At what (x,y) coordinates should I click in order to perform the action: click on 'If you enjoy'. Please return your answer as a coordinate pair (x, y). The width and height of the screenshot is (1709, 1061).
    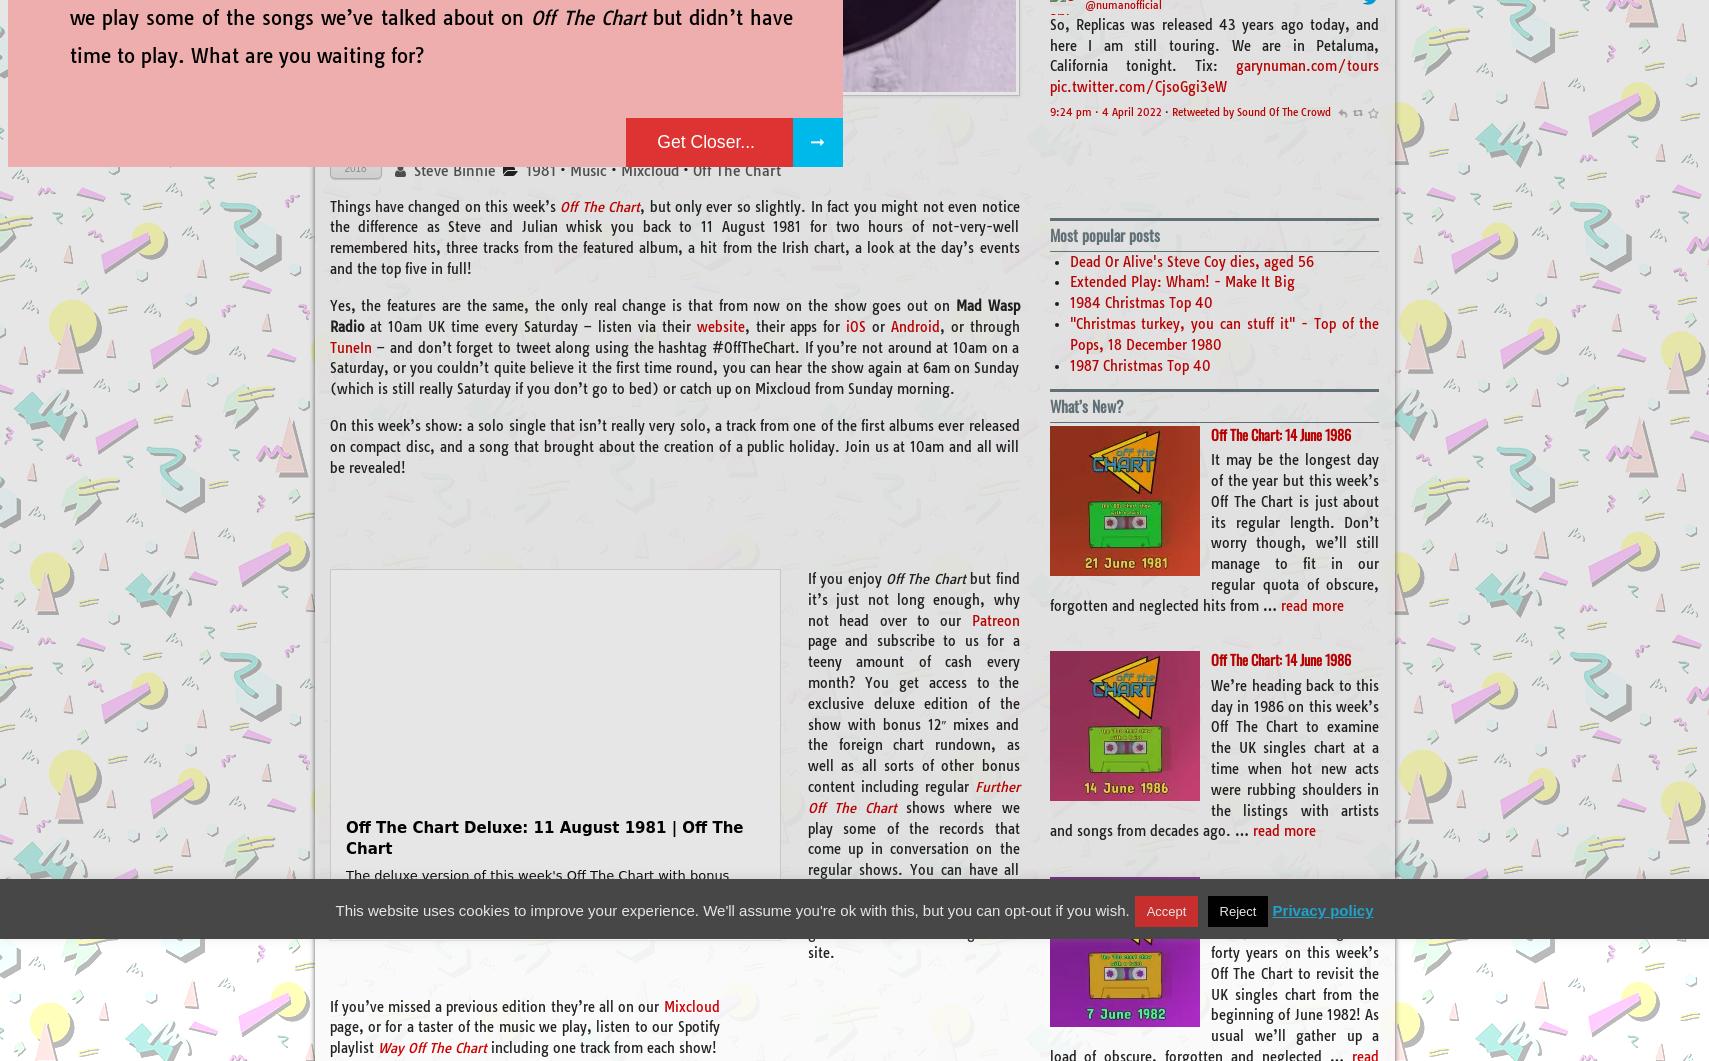
    Looking at the image, I should click on (845, 577).